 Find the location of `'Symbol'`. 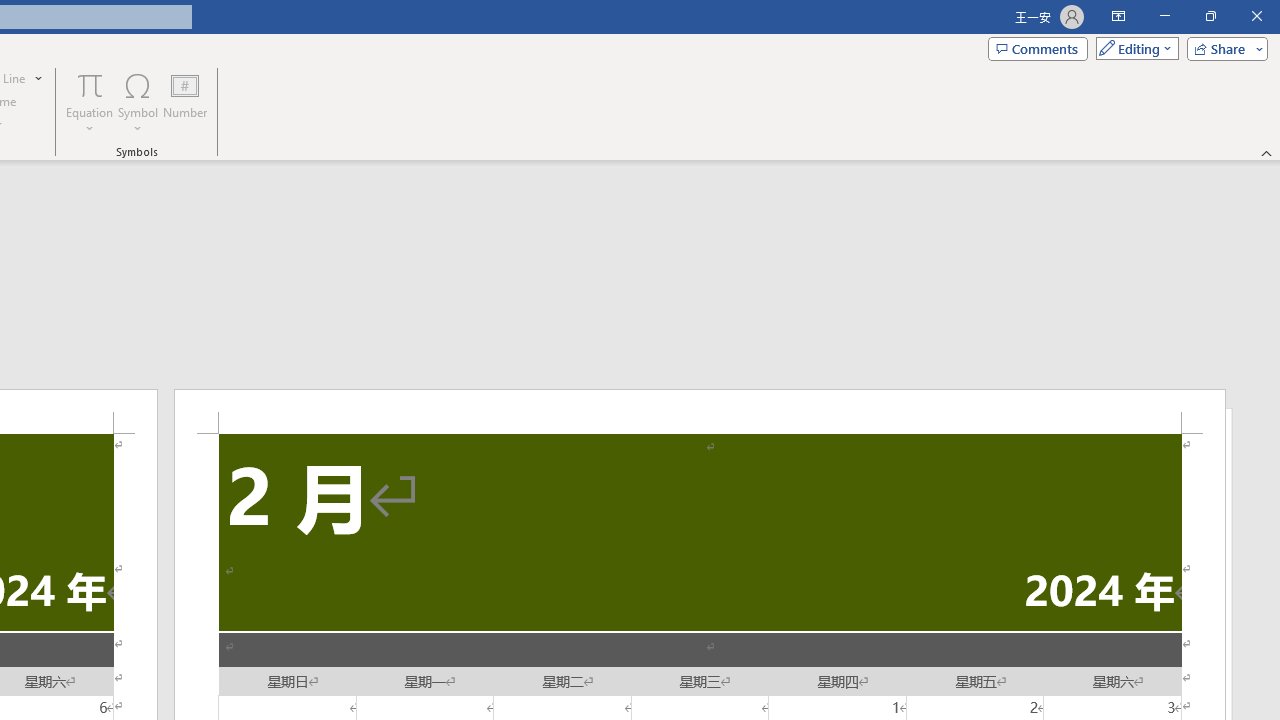

'Symbol' is located at coordinates (137, 103).